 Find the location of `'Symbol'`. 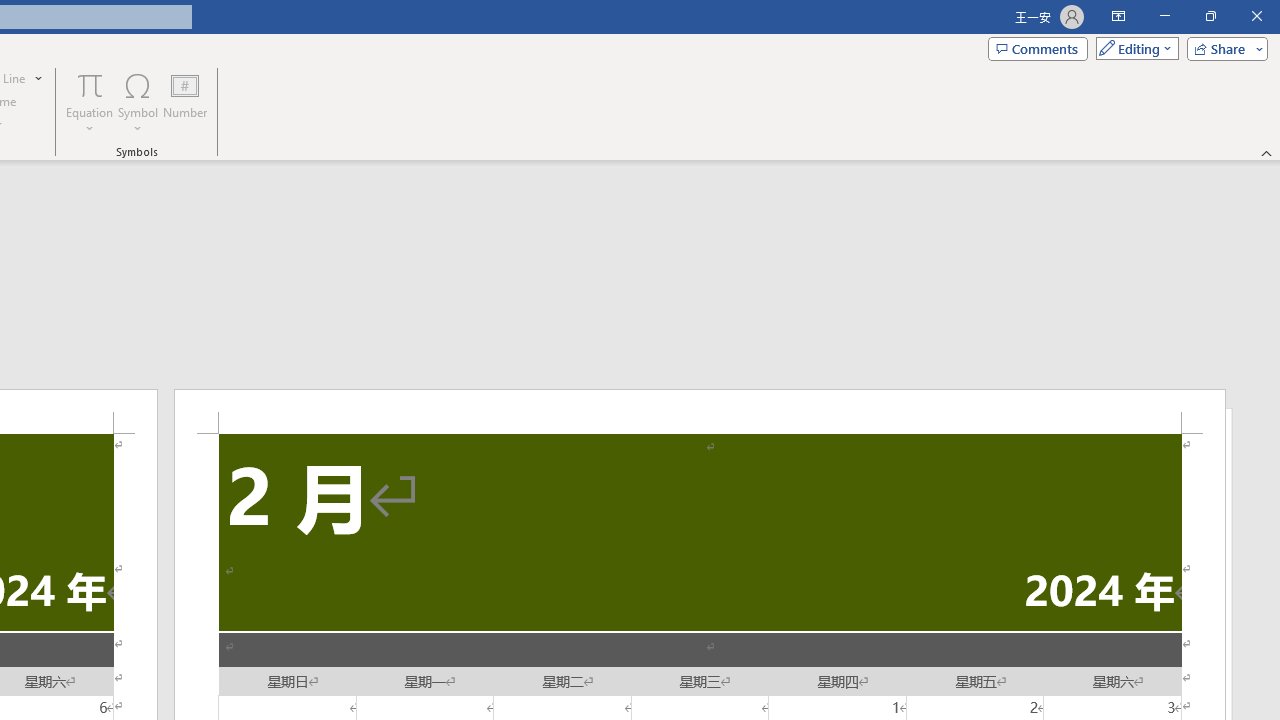

'Symbol' is located at coordinates (137, 103).